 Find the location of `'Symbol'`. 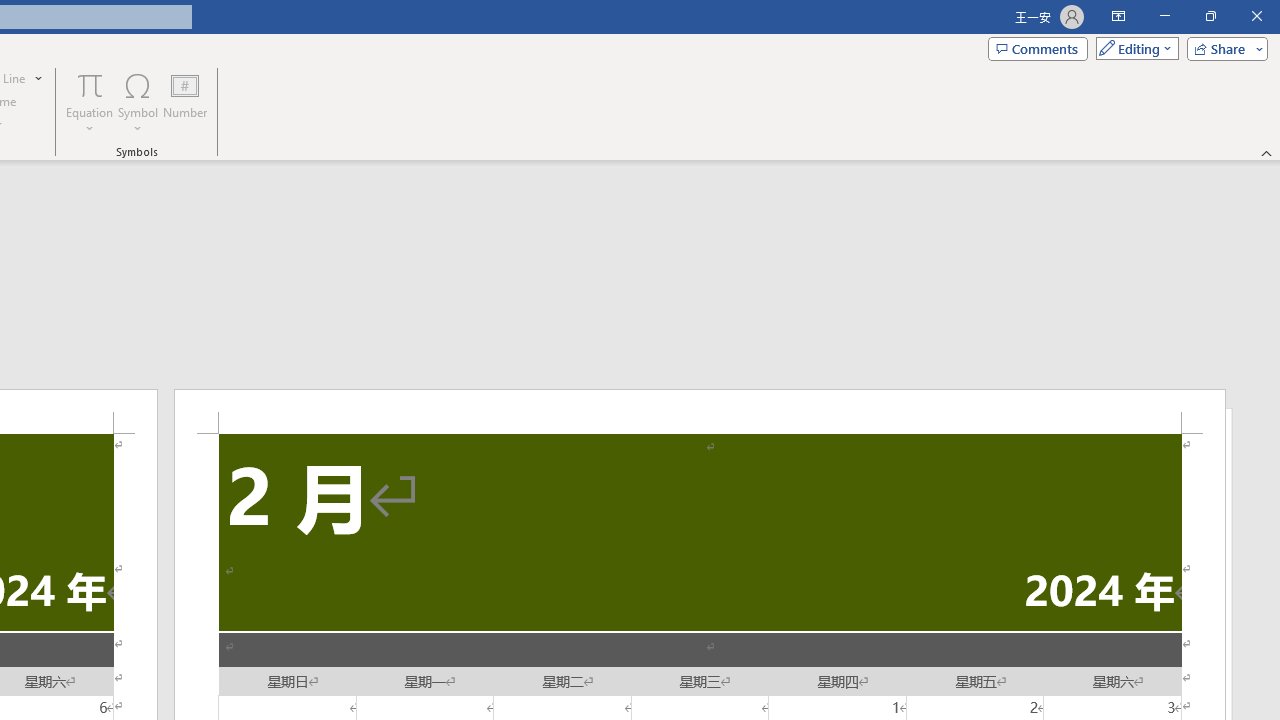

'Symbol' is located at coordinates (137, 103).